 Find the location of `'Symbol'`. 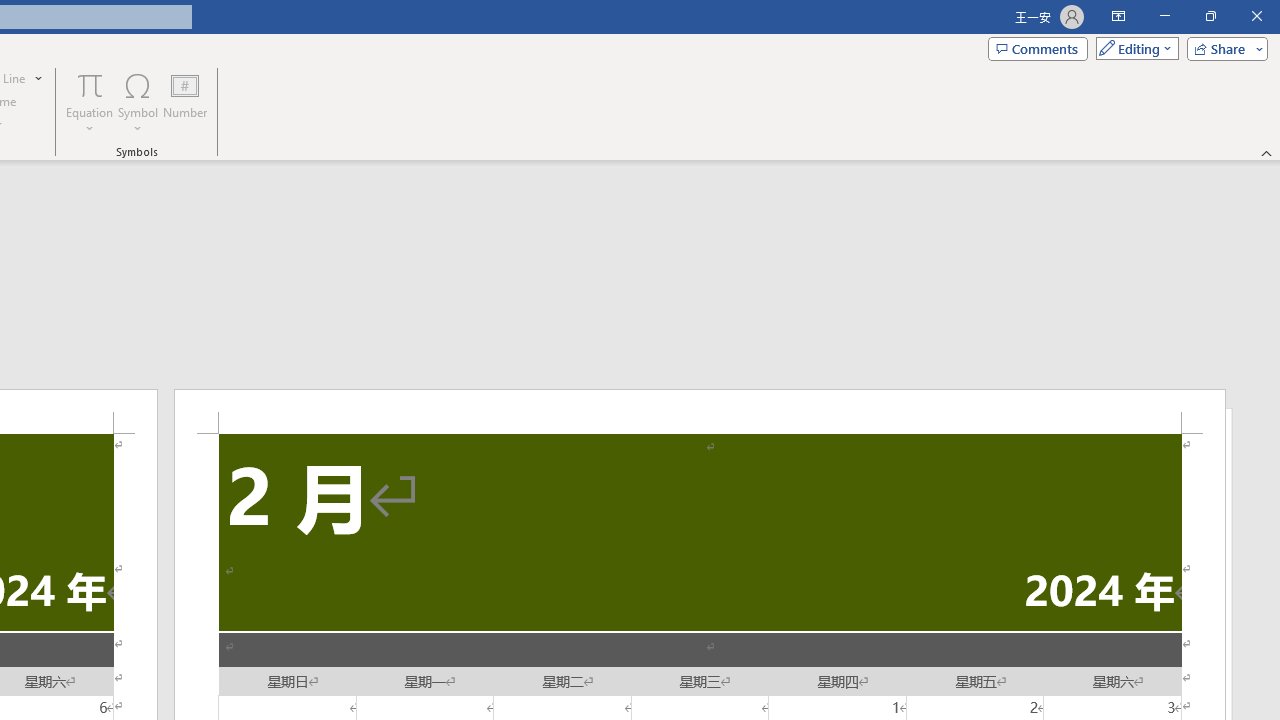

'Symbol' is located at coordinates (137, 103).